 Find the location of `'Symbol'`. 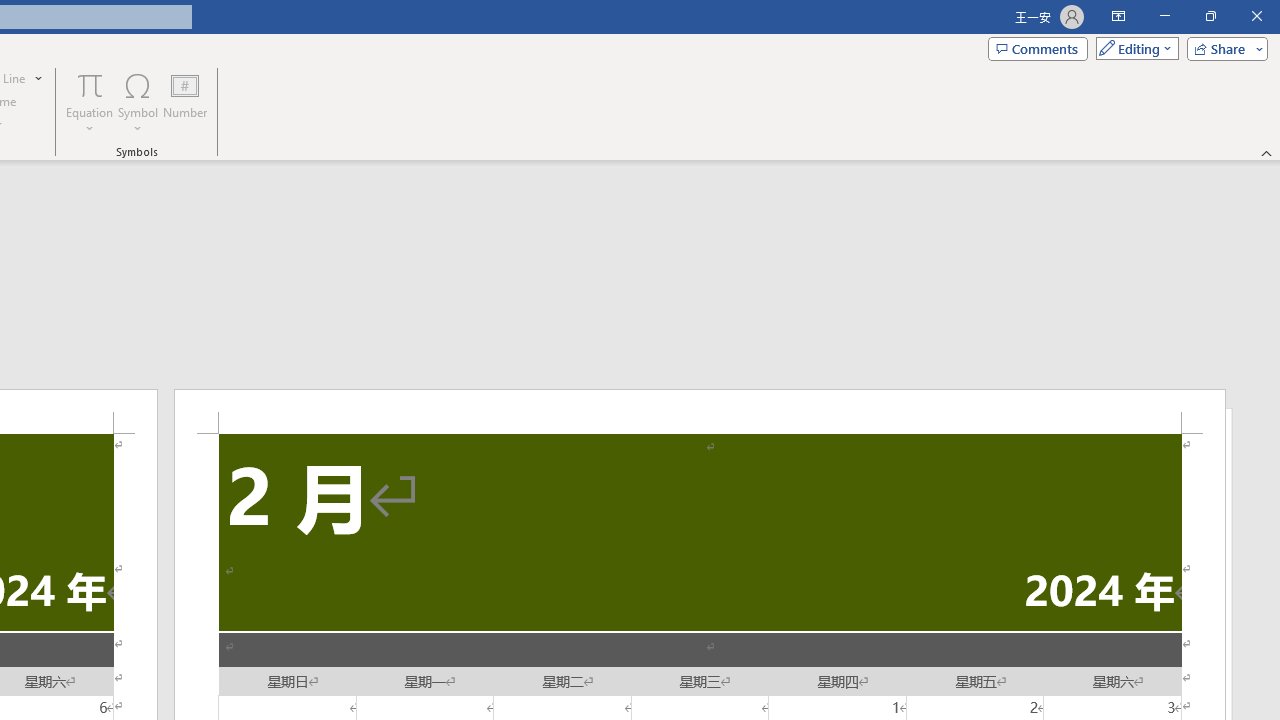

'Symbol' is located at coordinates (137, 103).